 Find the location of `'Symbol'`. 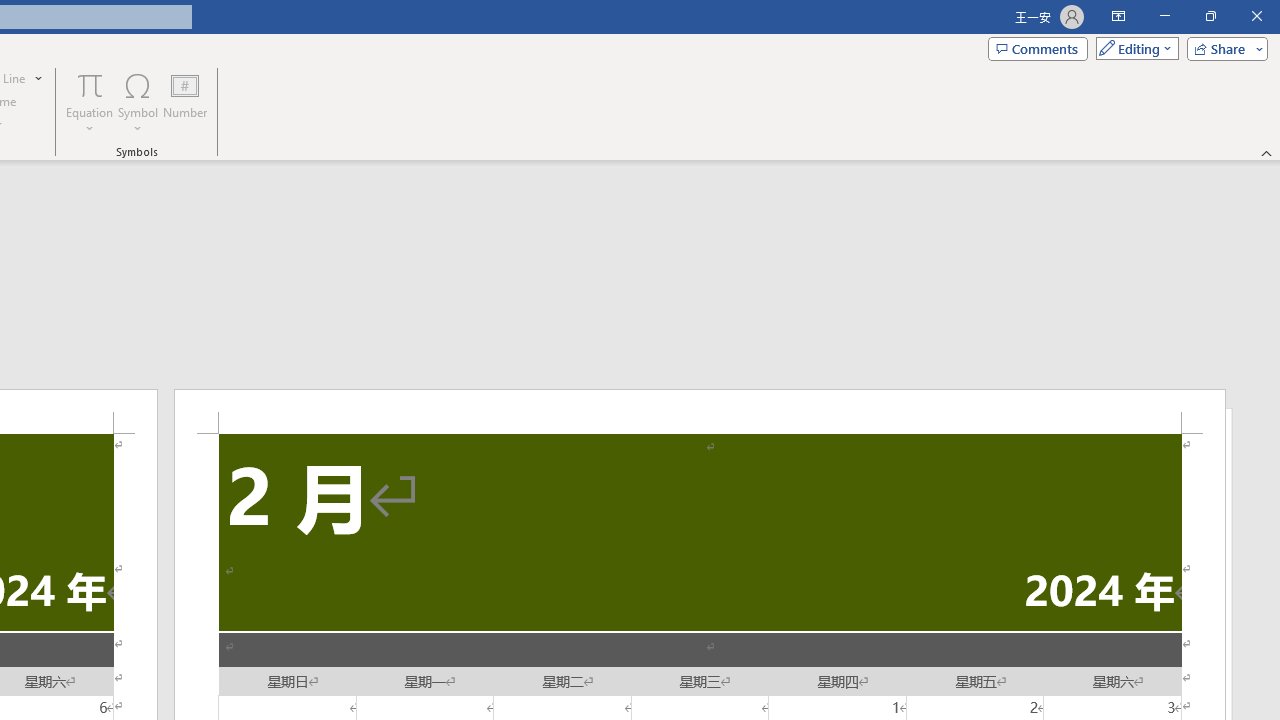

'Symbol' is located at coordinates (137, 103).